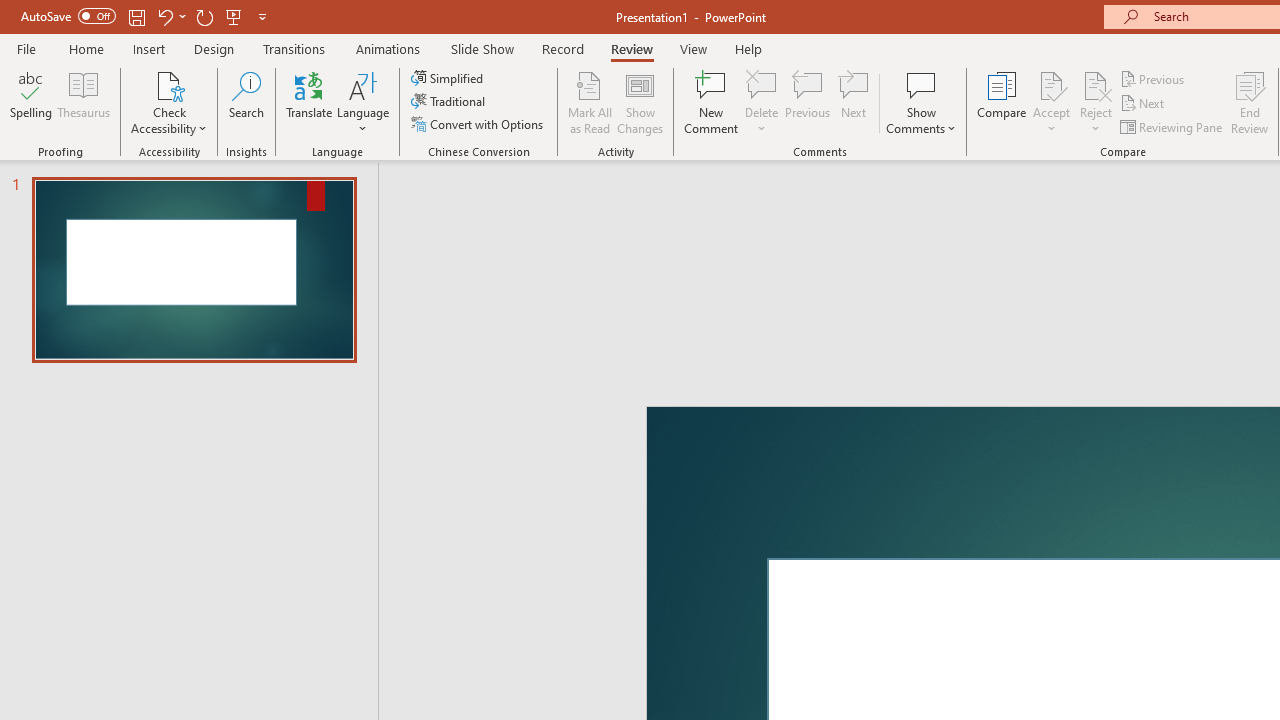 This screenshot has width=1280, height=720. Describe the element at coordinates (920, 84) in the screenshot. I see `'Show Comments'` at that location.